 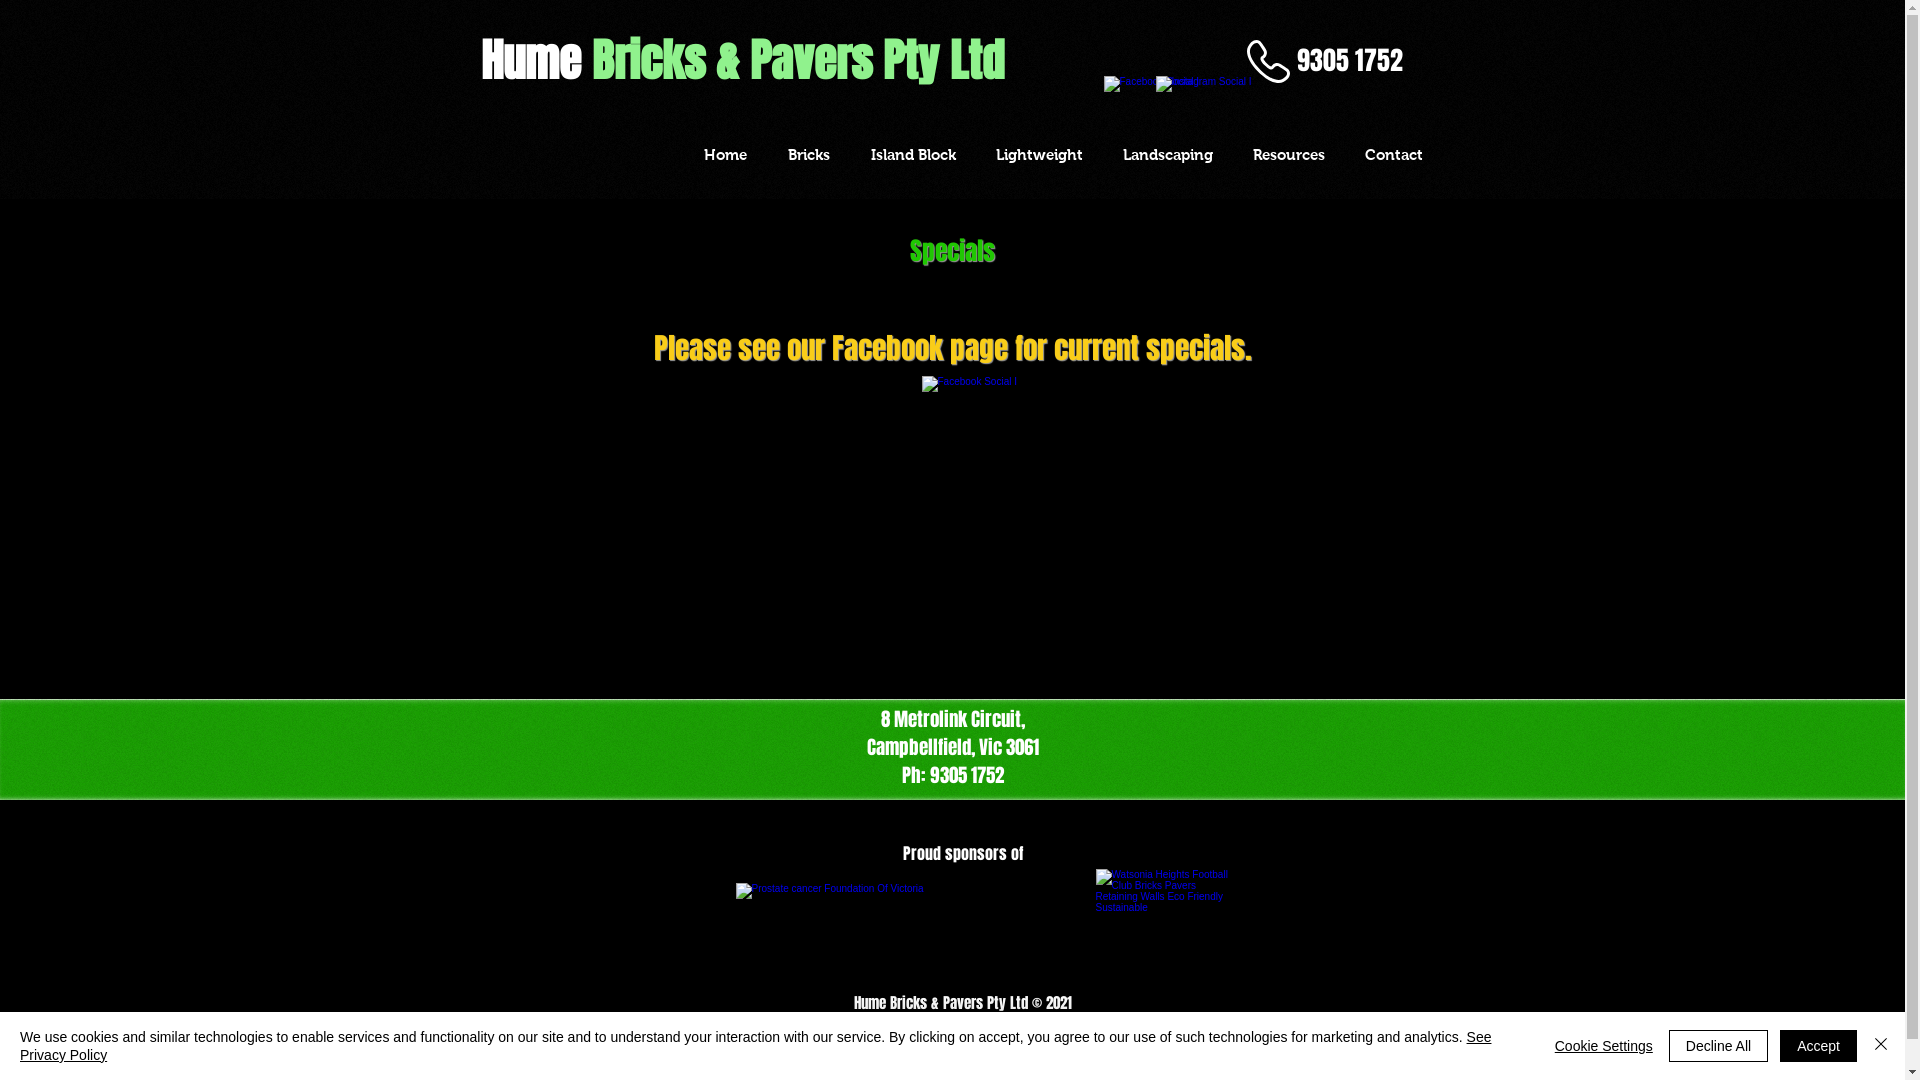 I want to click on 'Lightweight', so click(x=1039, y=153).